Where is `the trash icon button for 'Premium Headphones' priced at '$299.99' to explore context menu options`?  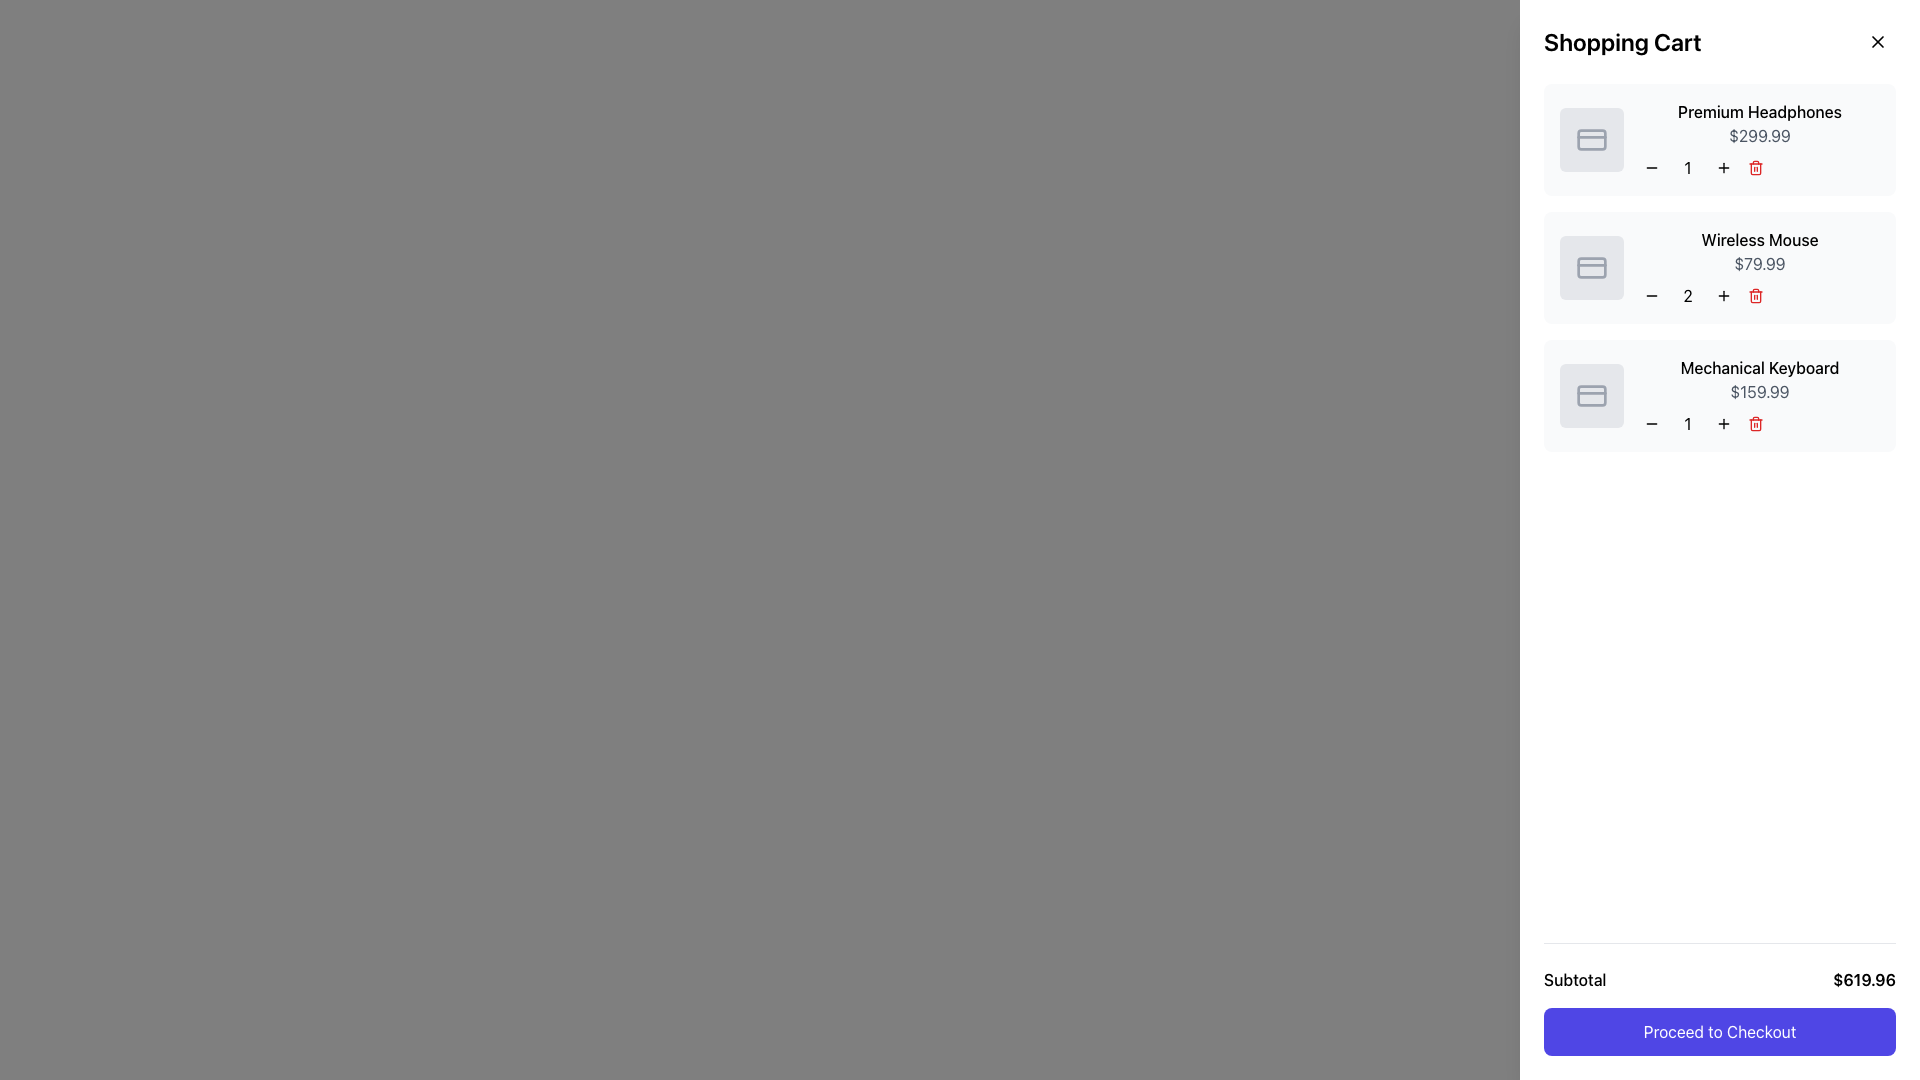 the trash icon button for 'Premium Headphones' priced at '$299.99' to explore context menu options is located at coordinates (1760, 167).